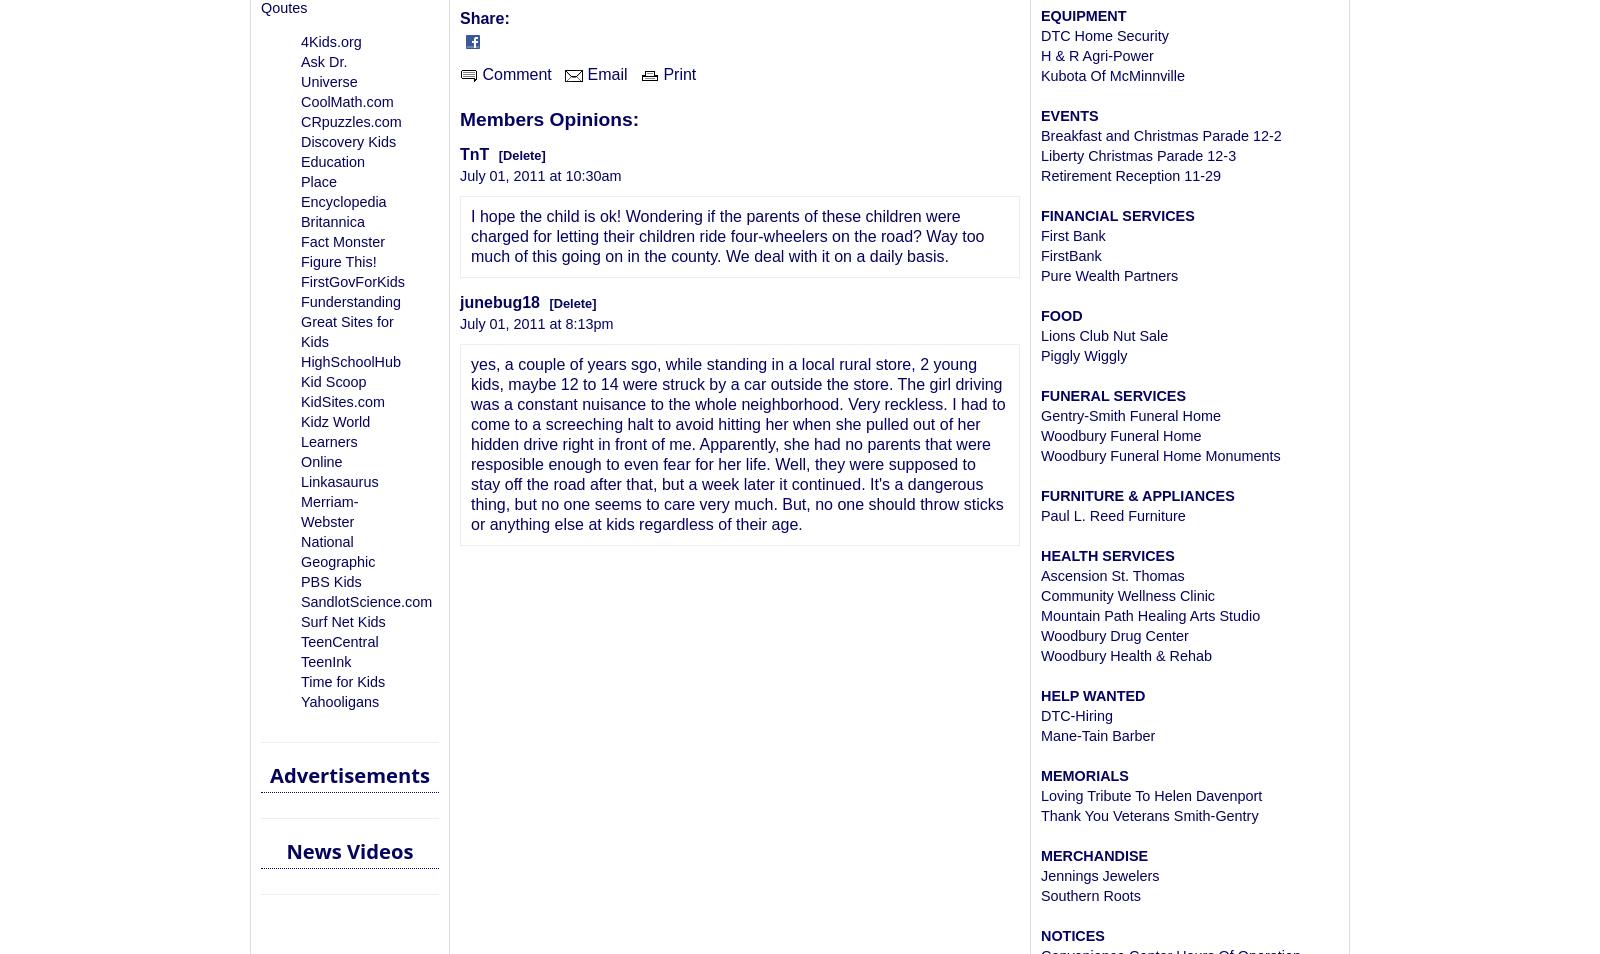 Image resolution: width=1600 pixels, height=954 pixels. Describe the element at coordinates (1149, 815) in the screenshot. I see `'Thank You Veterans Smith-Gentry'` at that location.